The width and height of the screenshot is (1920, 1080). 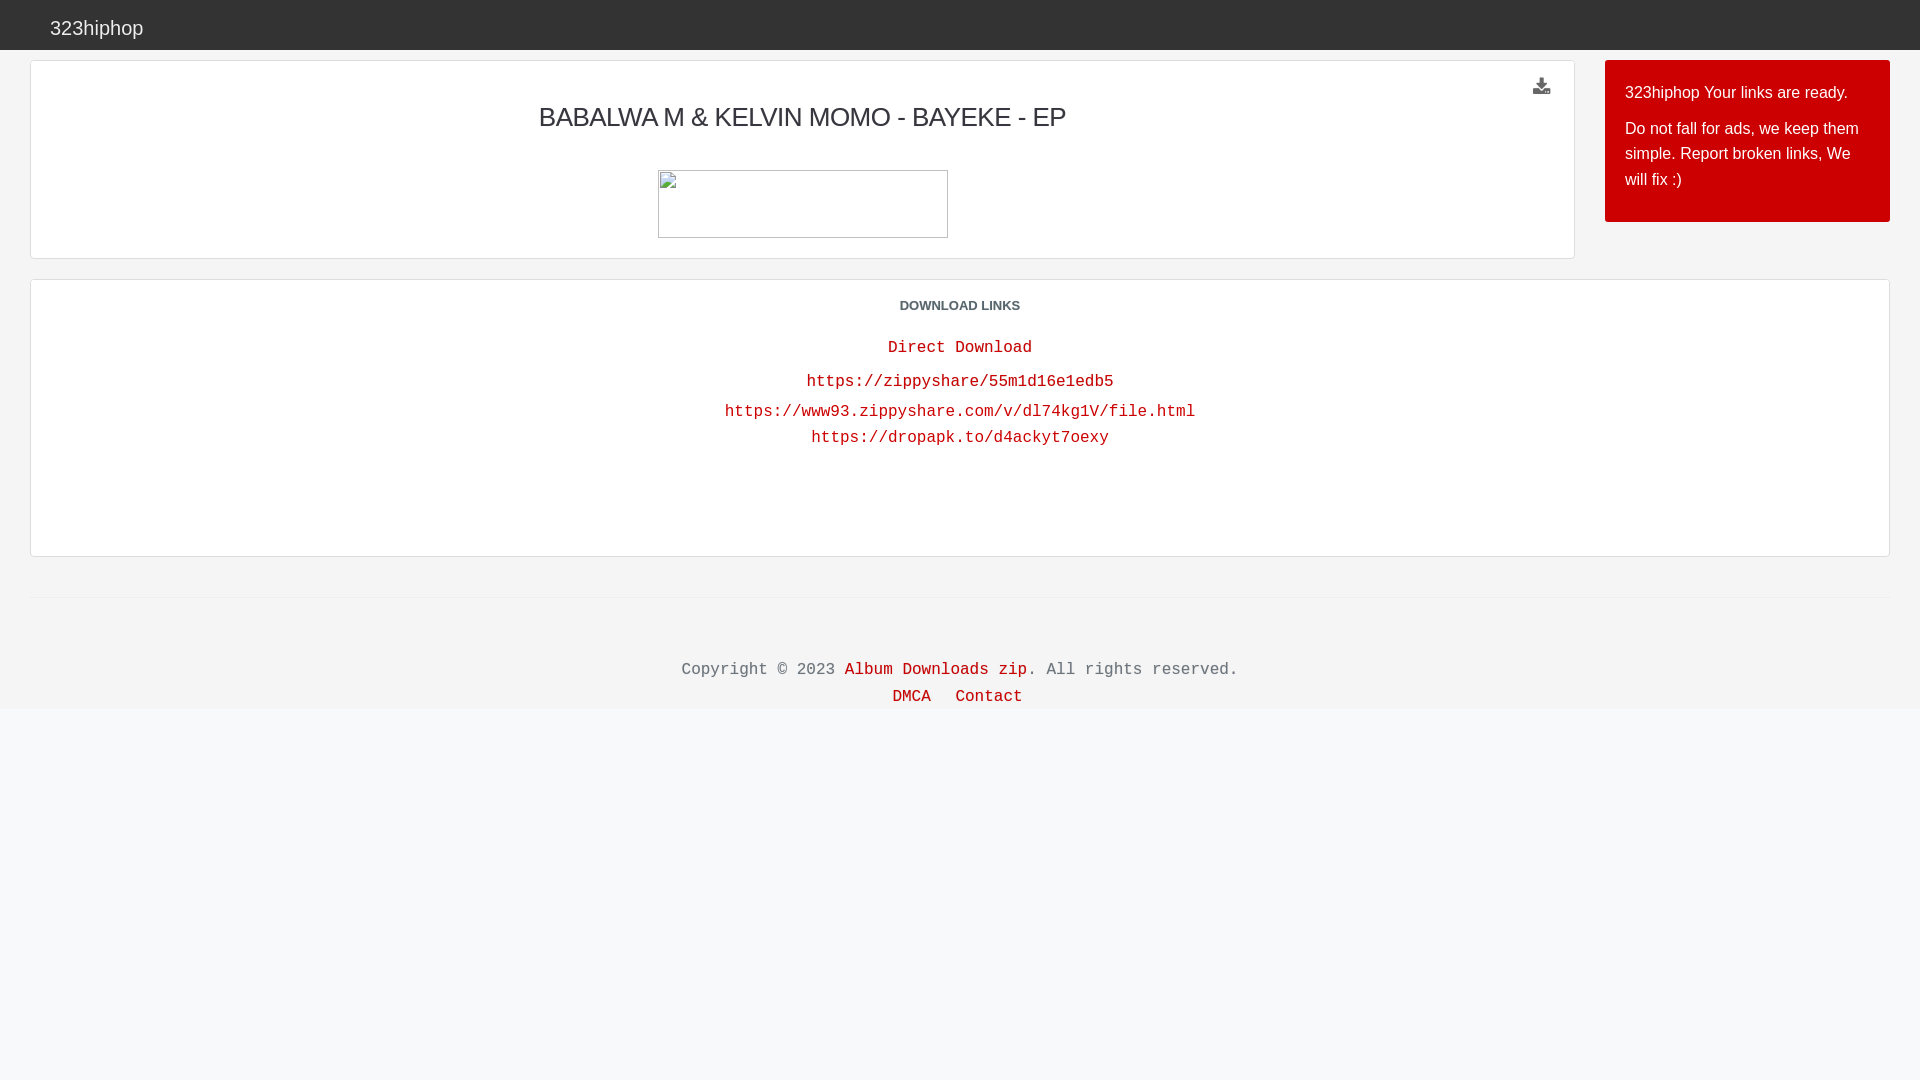 I want to click on 'https://www93.zippyshare.com/v/dl74kg1V/file.html', so click(x=960, y=411).